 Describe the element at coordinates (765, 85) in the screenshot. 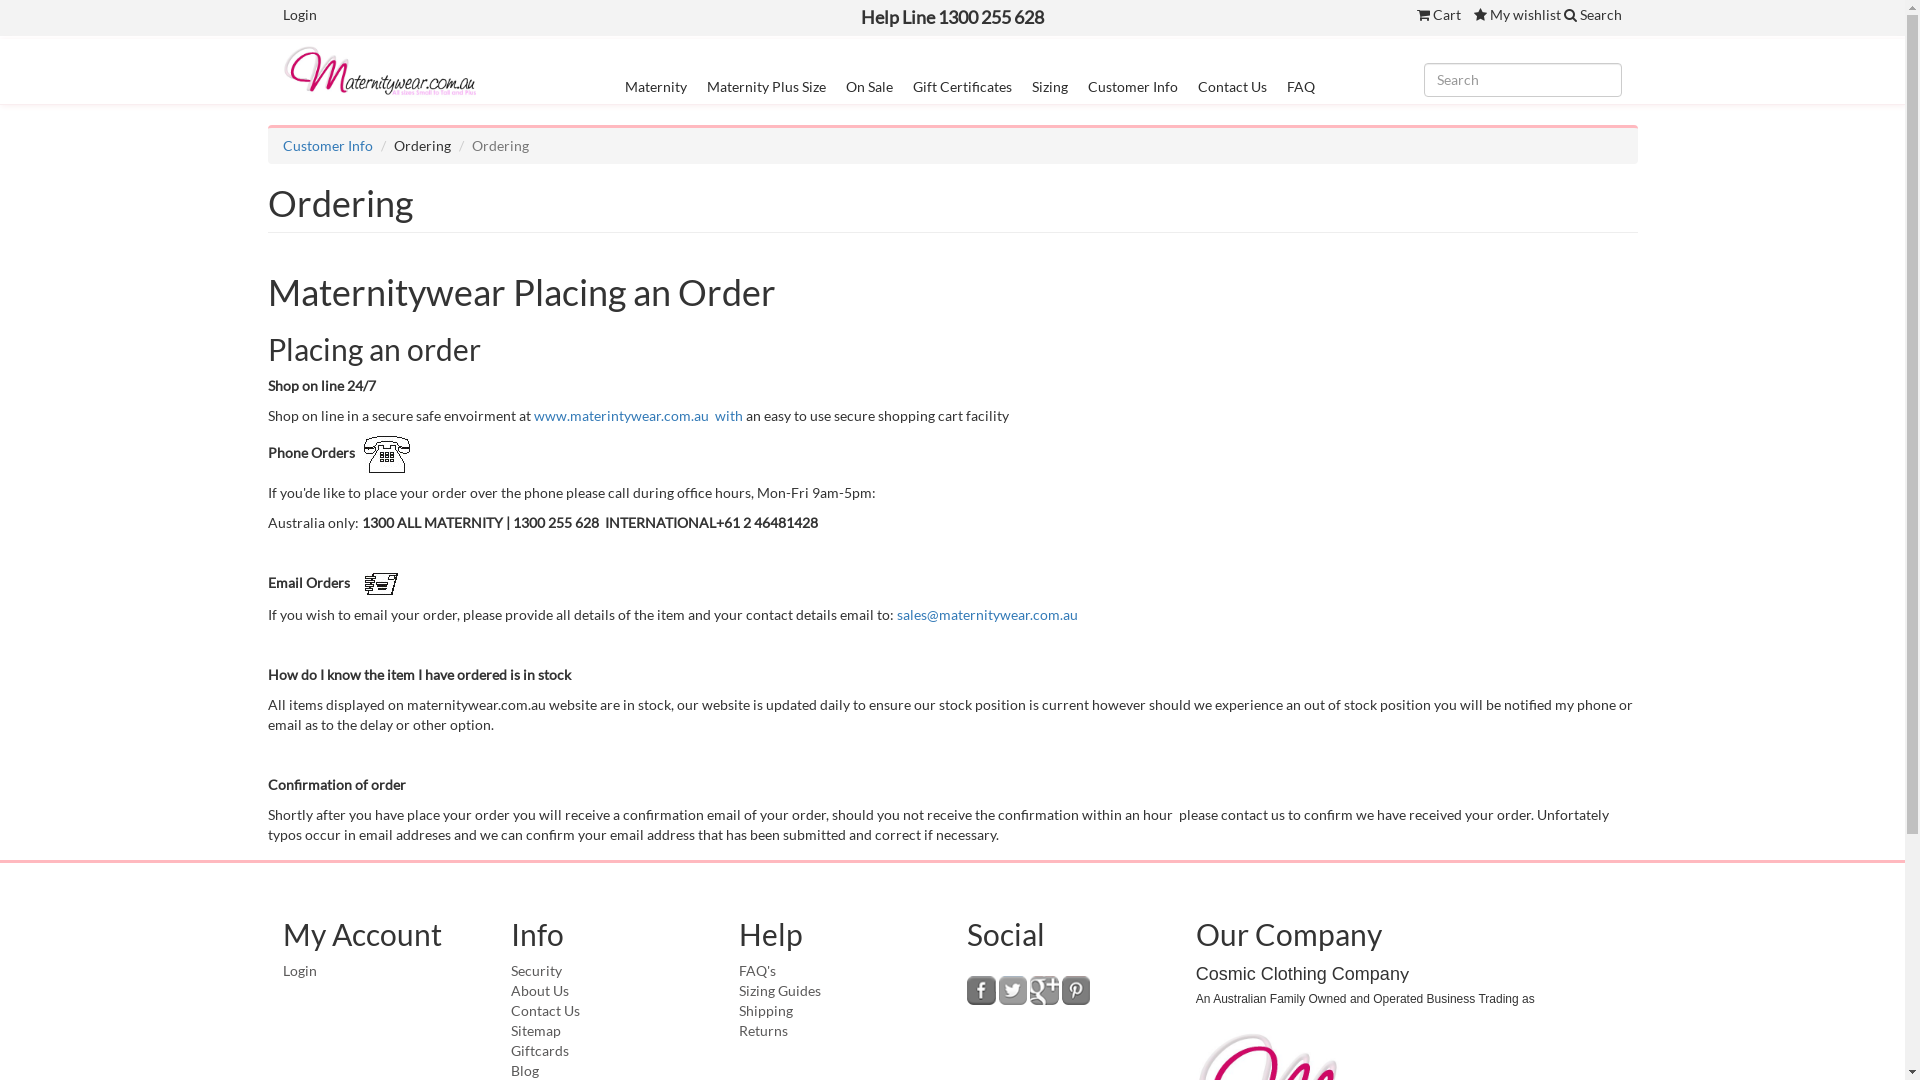

I see `'Maternity Plus Size'` at that location.